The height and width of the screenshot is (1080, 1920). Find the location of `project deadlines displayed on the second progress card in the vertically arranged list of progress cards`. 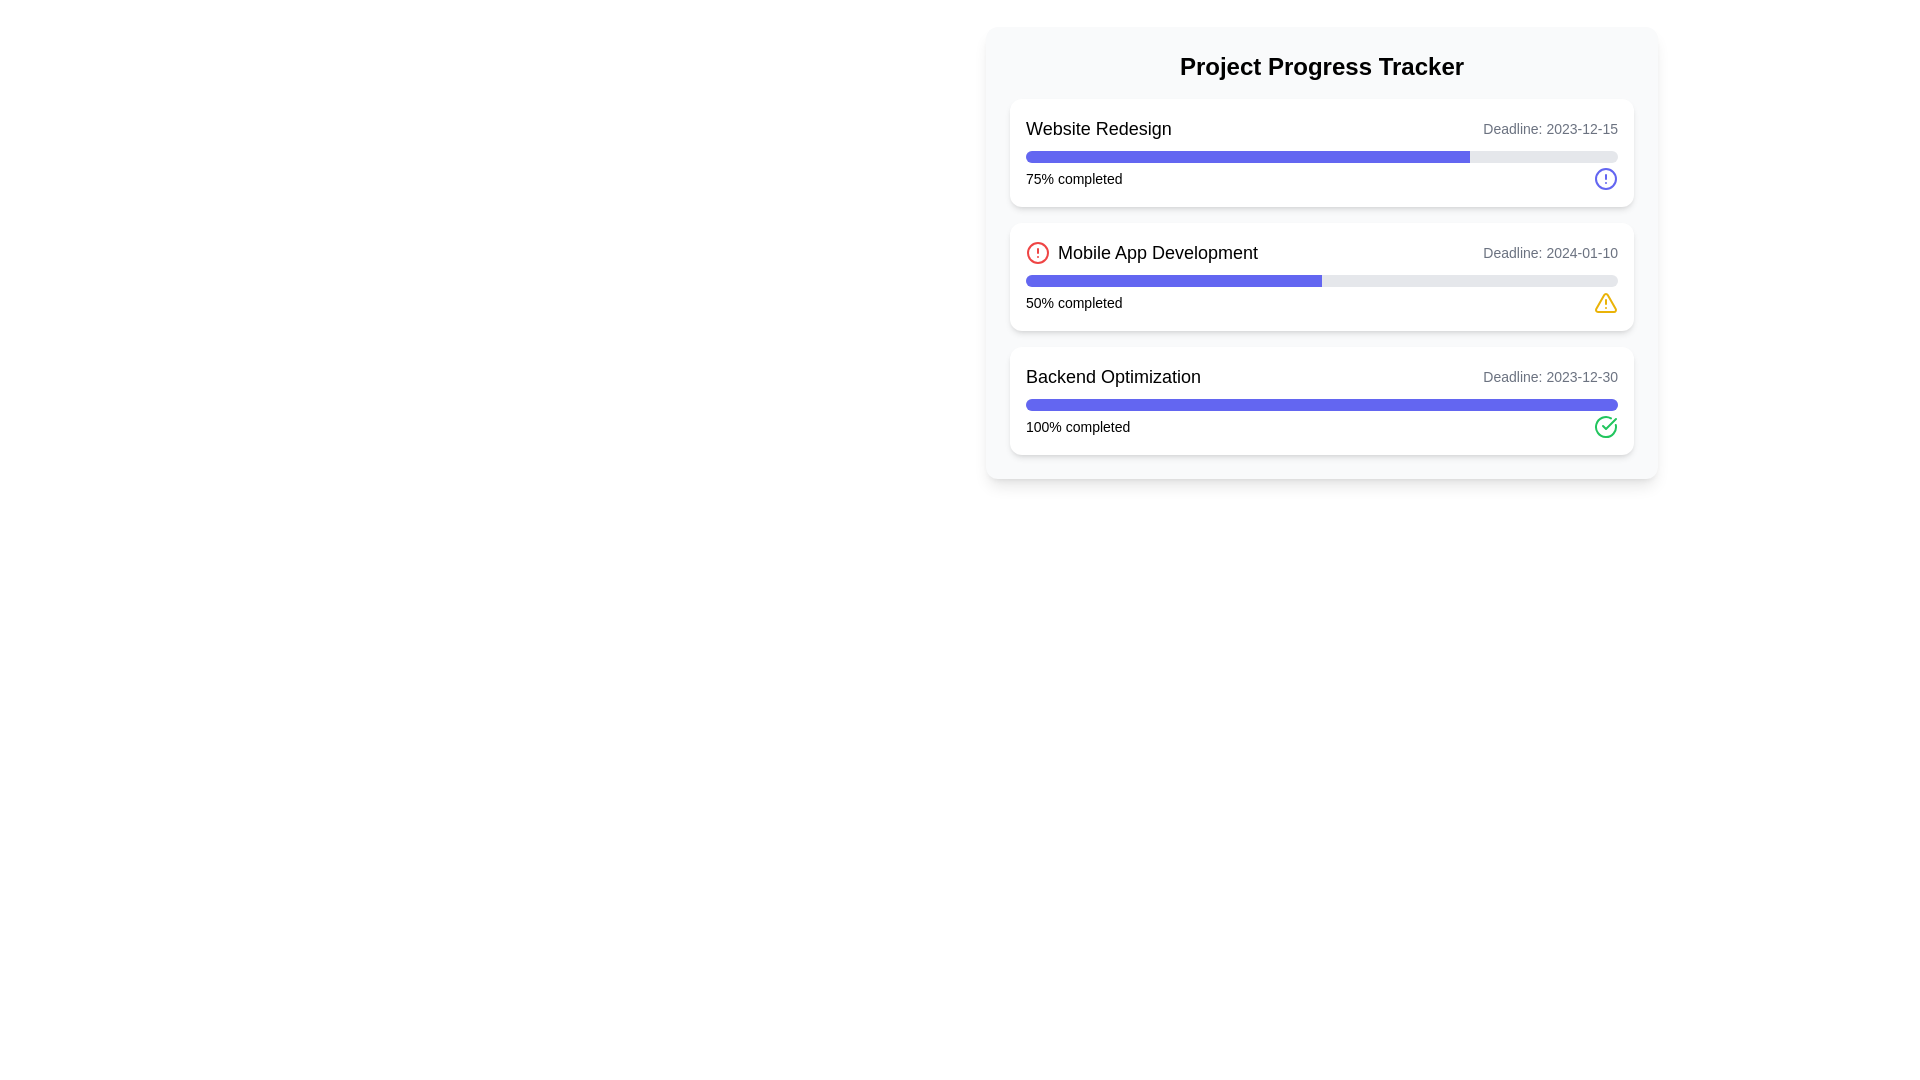

project deadlines displayed on the second progress card in the vertically arranged list of progress cards is located at coordinates (1321, 277).